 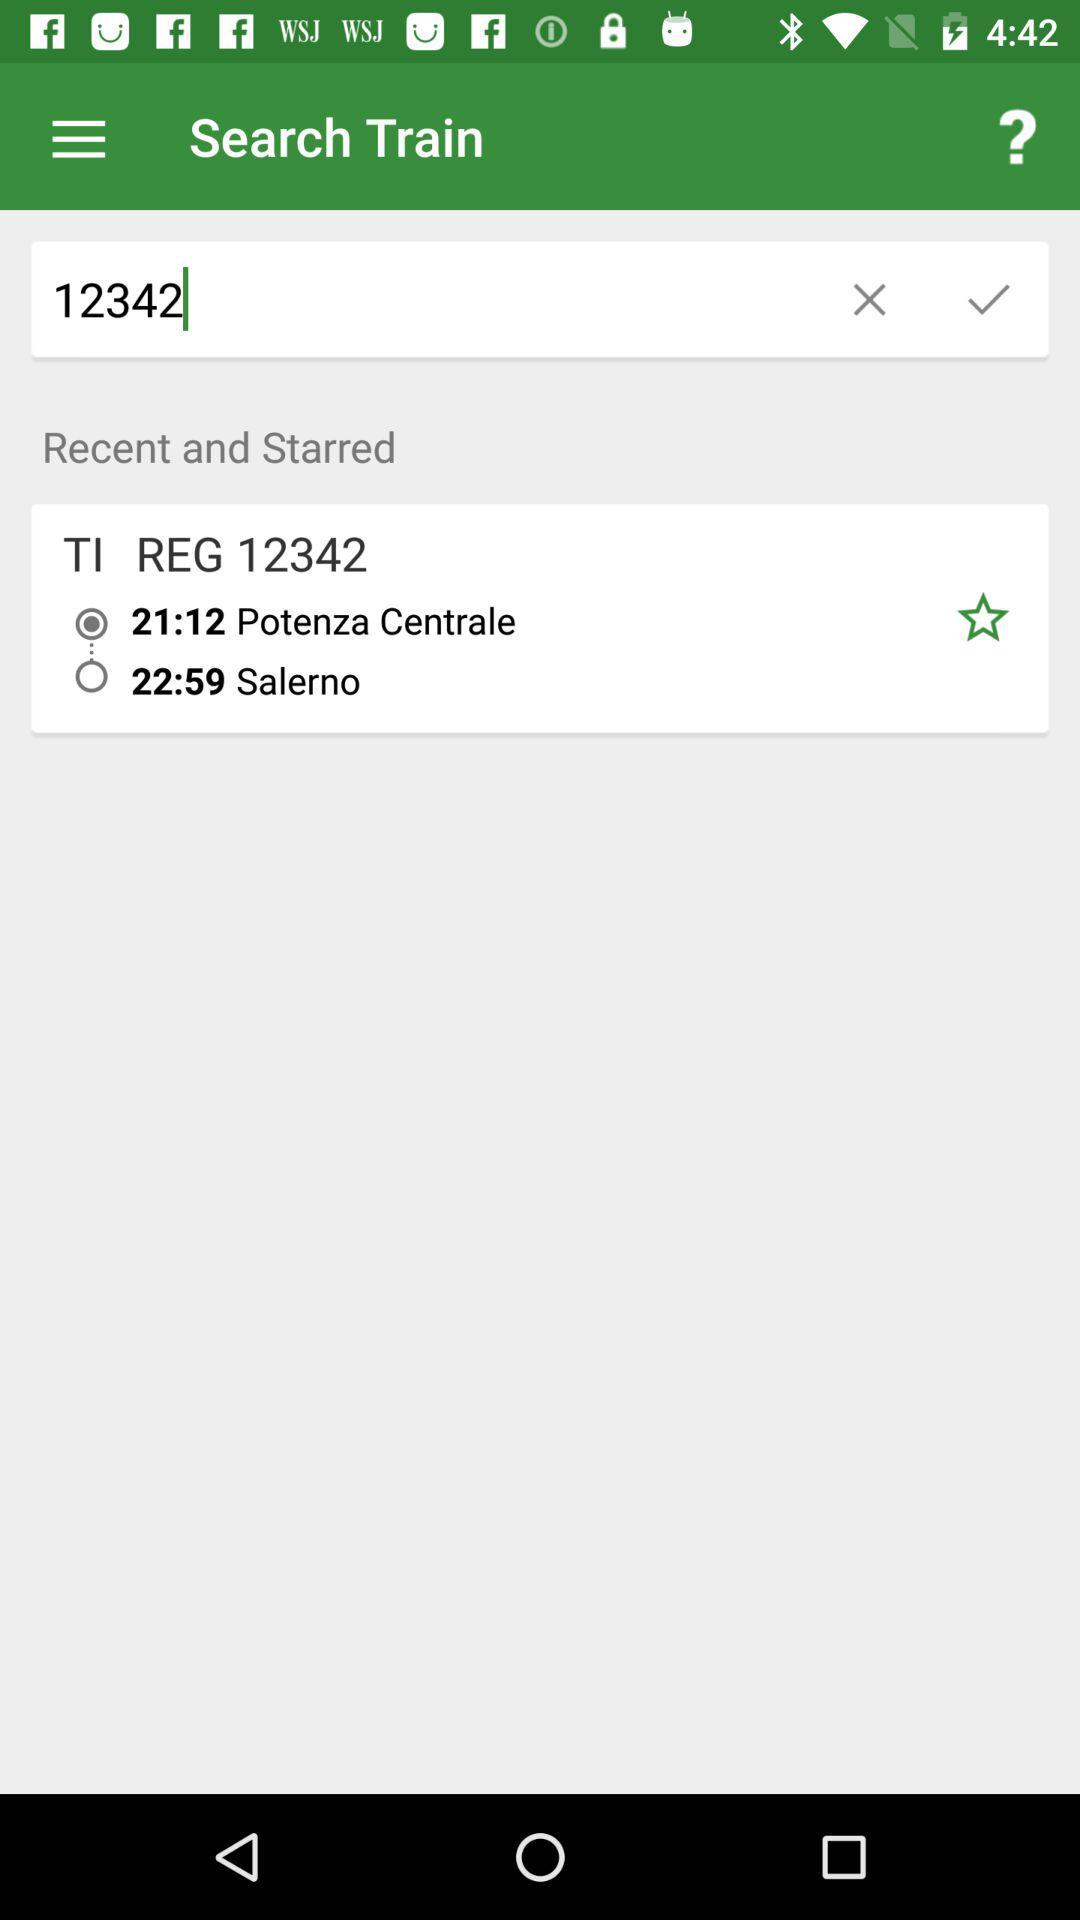 What do you see at coordinates (82, 553) in the screenshot?
I see `the icon next to 21:12 icon` at bounding box center [82, 553].